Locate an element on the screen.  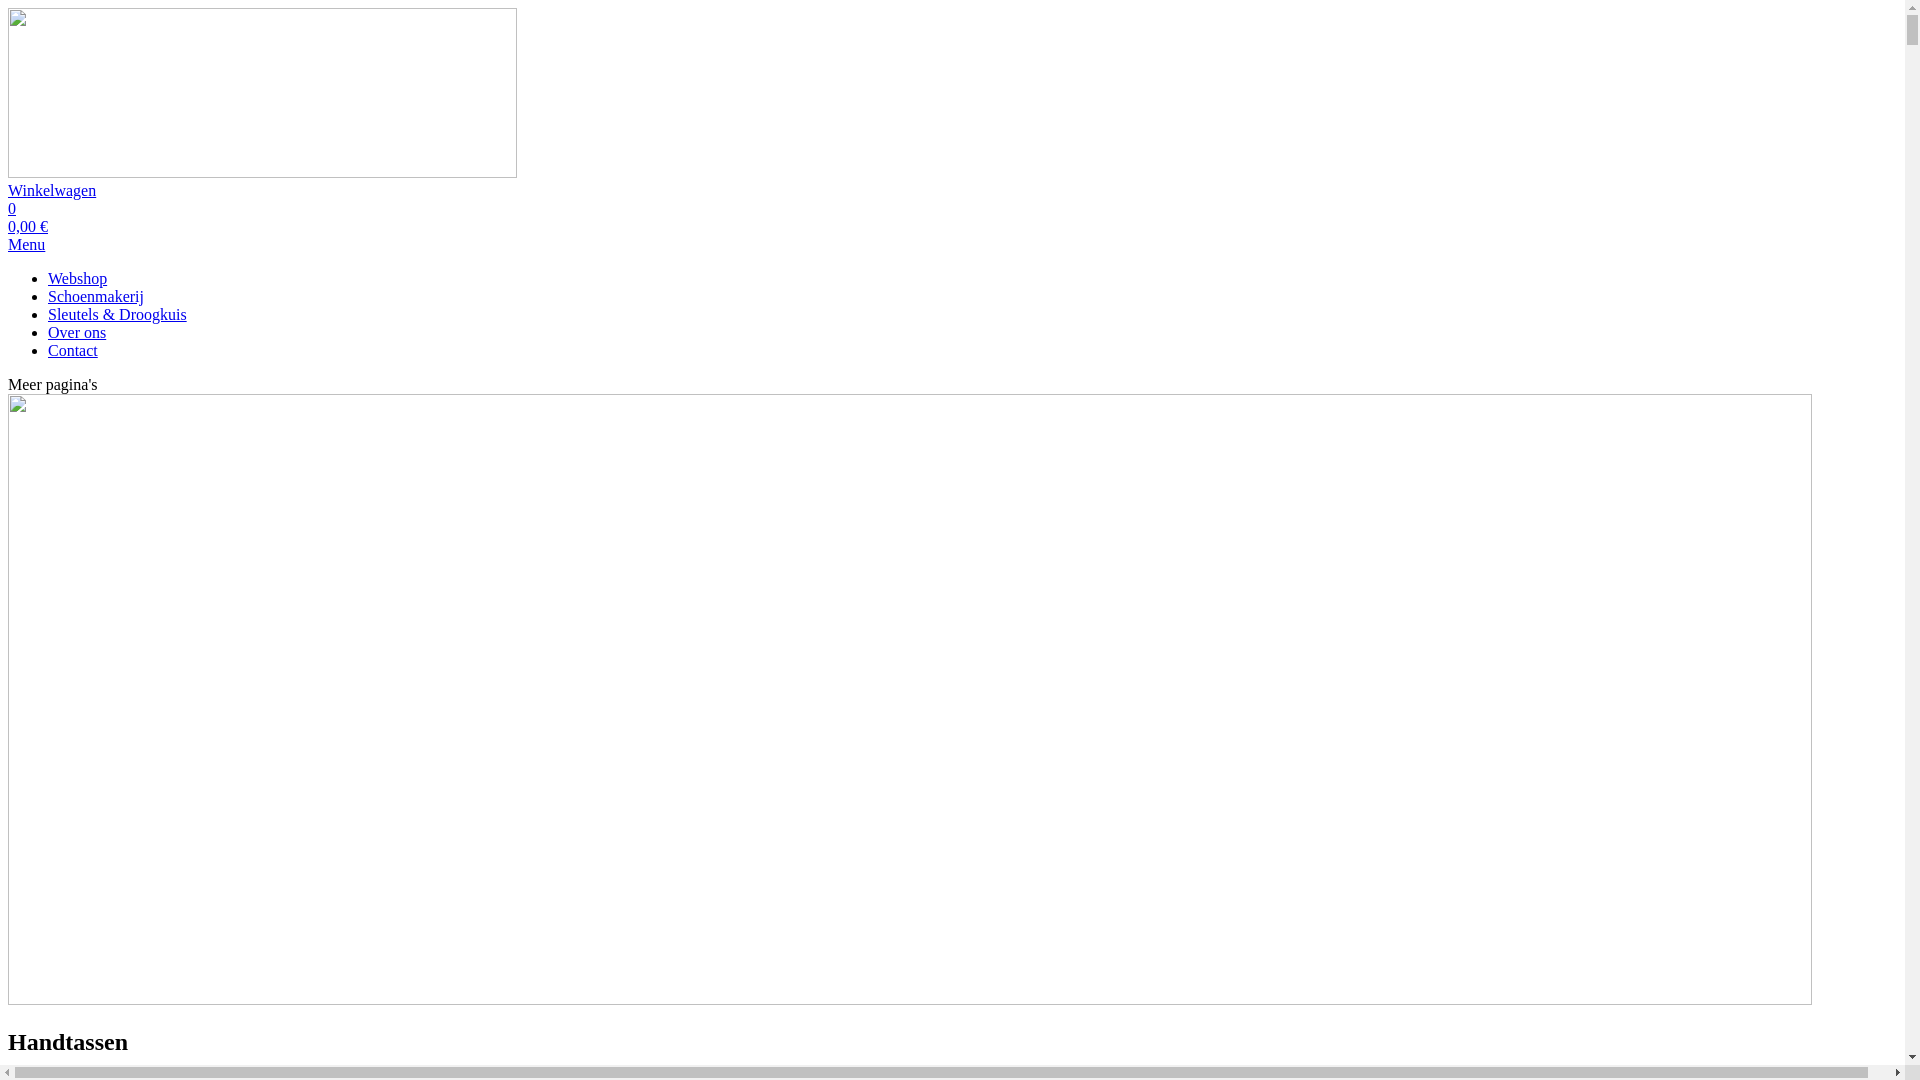
'Menu' is located at coordinates (26, 243).